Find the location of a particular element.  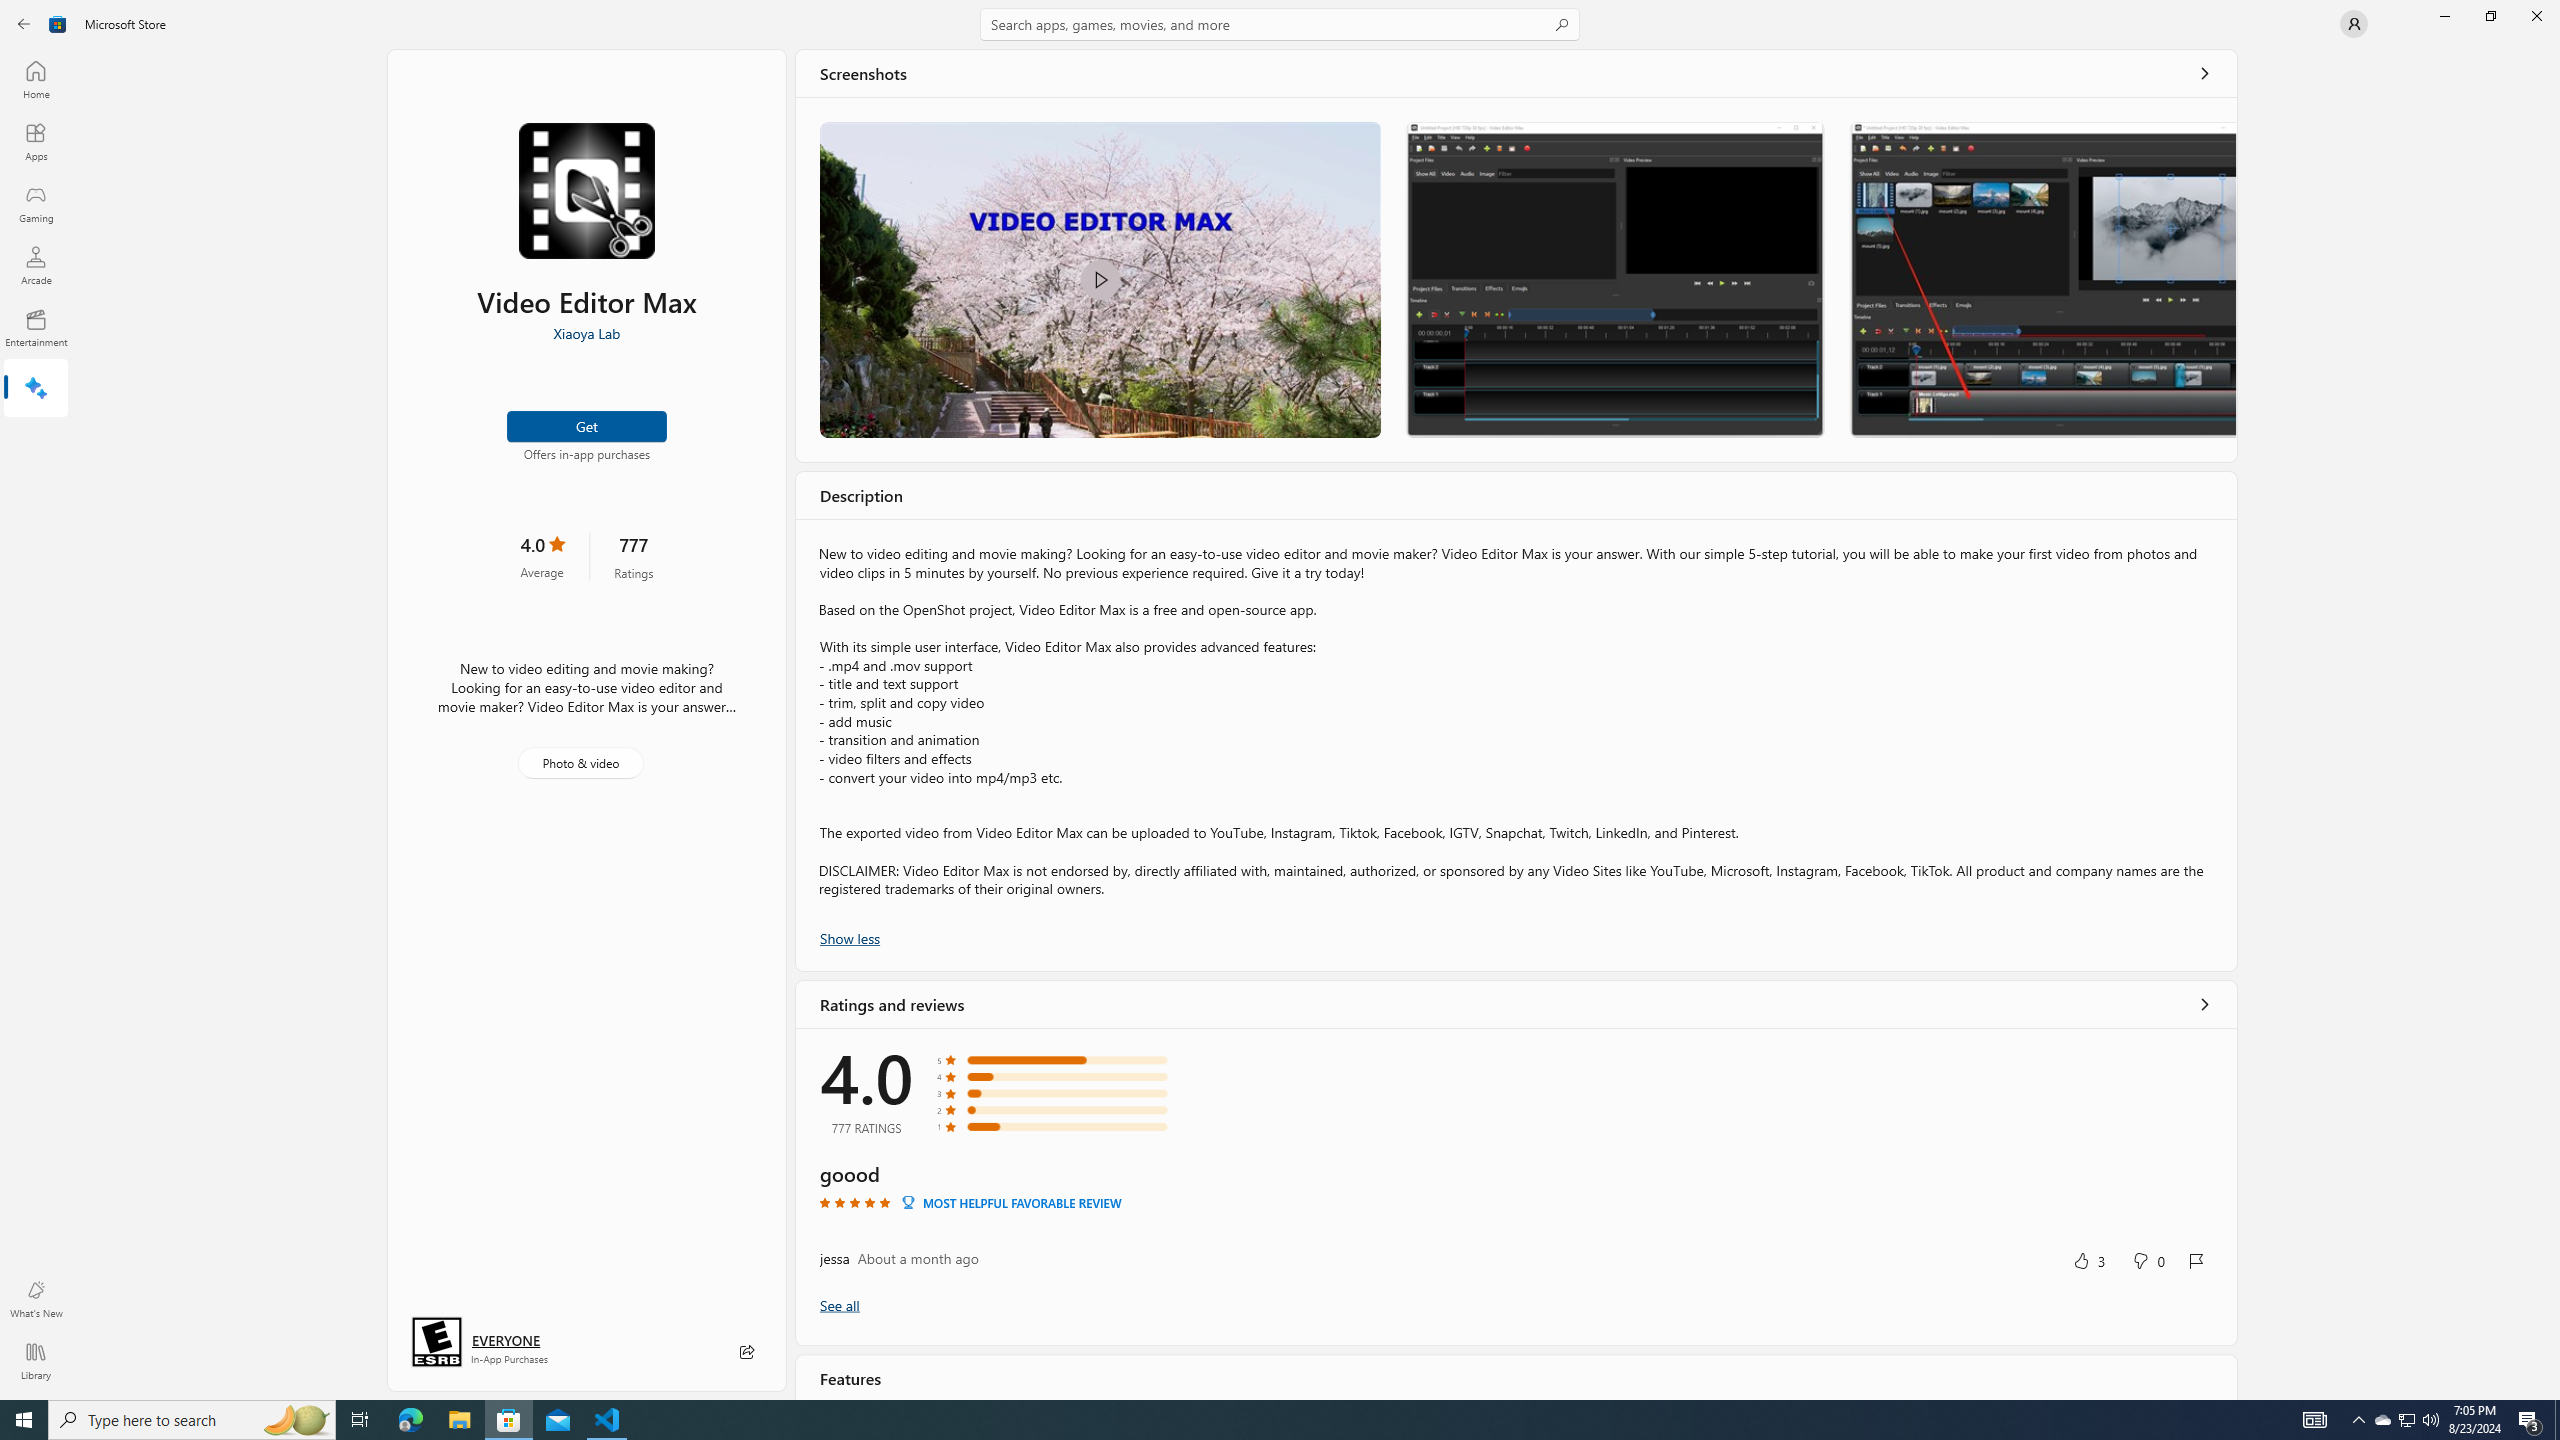

'Video Editor Max Trailer' is located at coordinates (1098, 279).